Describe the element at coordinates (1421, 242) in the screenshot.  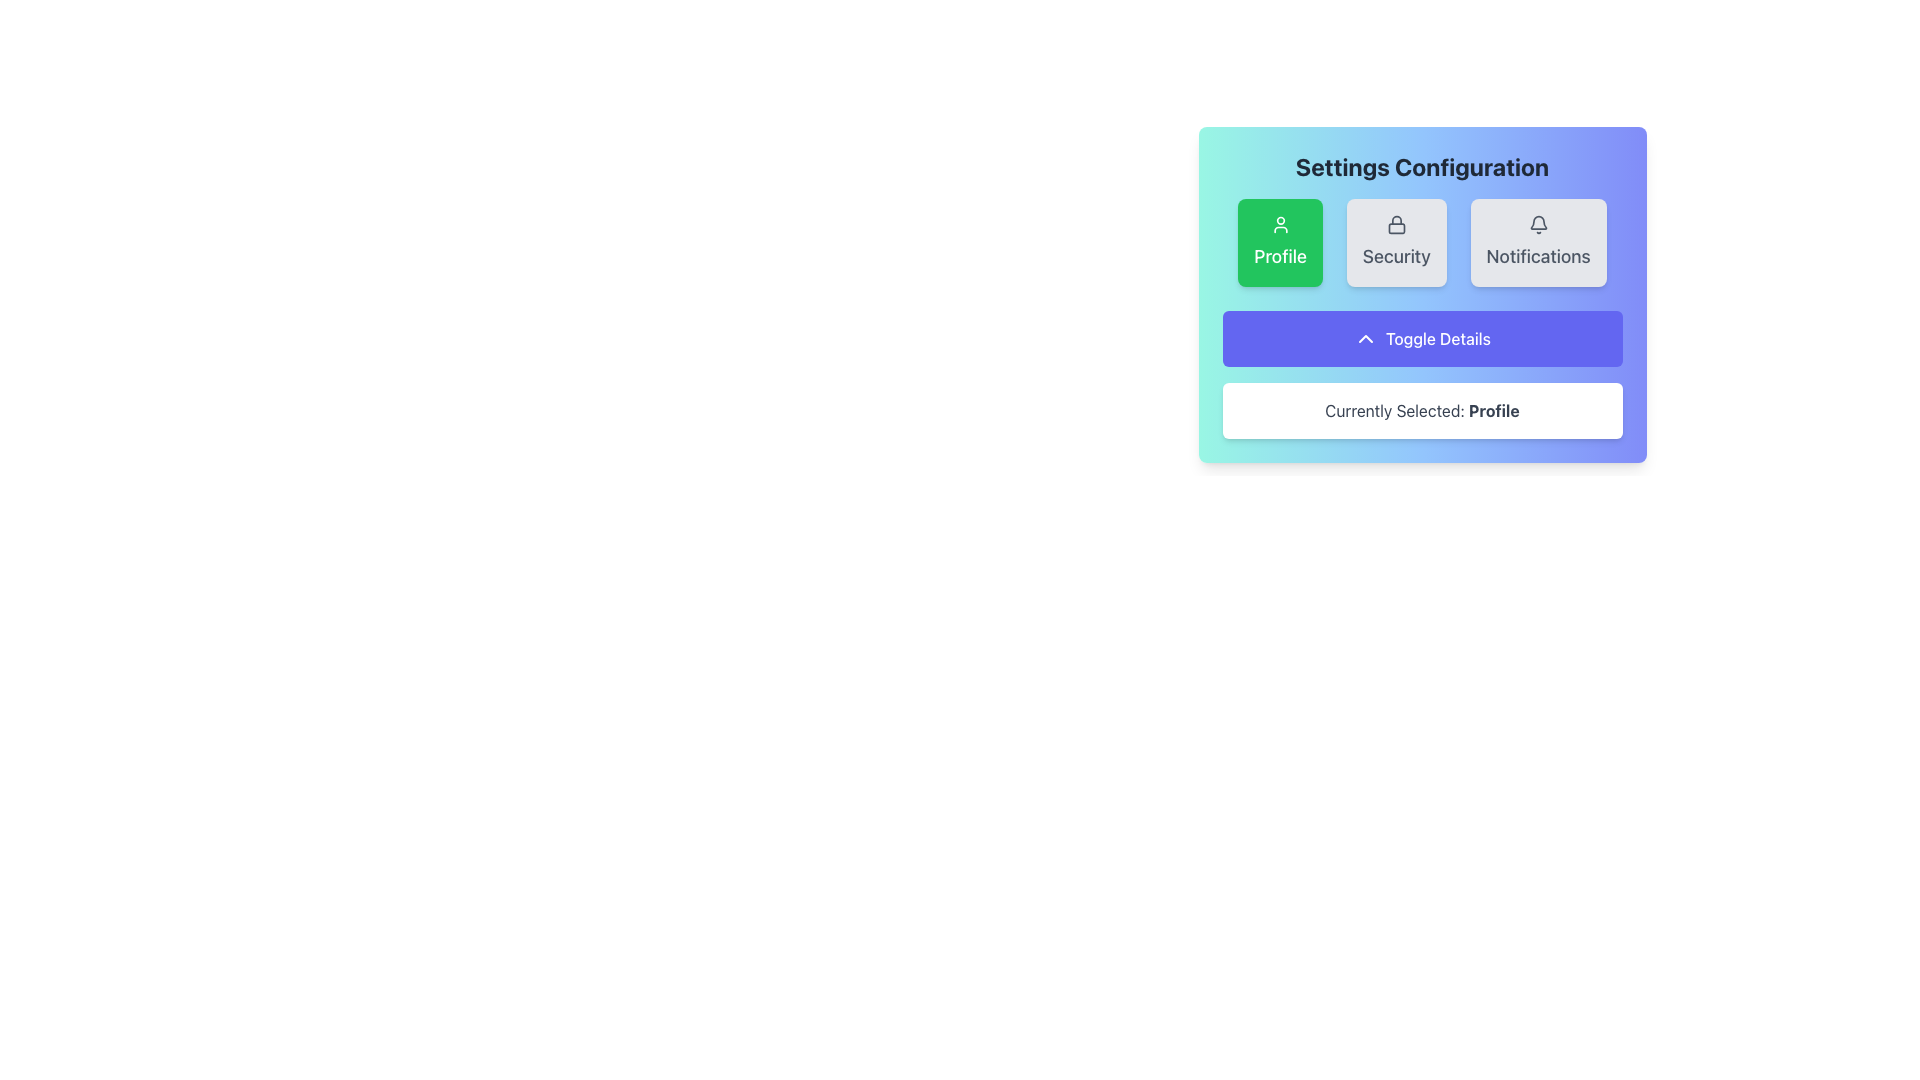
I see `the 'Security' button, which is a rectangular clickable panel with a gray background, a 'Security' label, and a lock icon, located in the center of a three-item horizontal menu` at that location.